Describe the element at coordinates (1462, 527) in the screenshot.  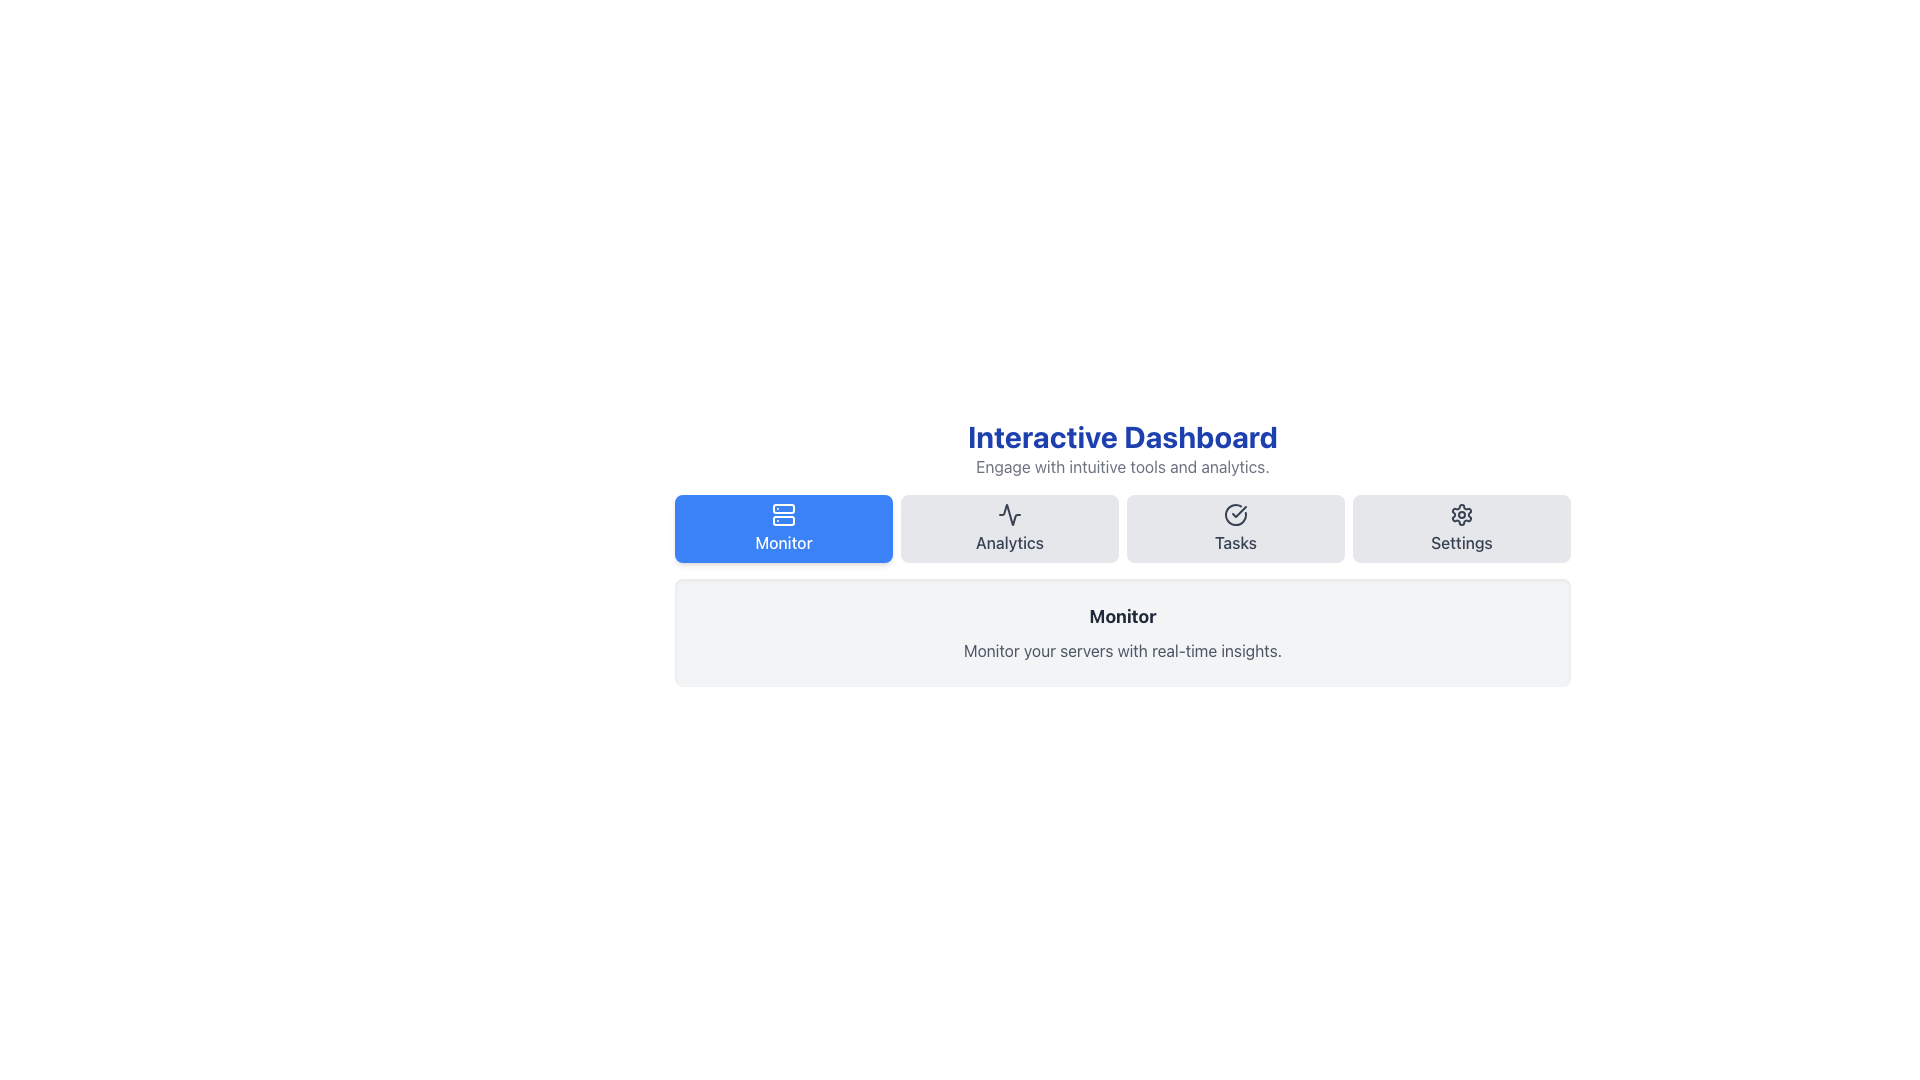
I see `the 'Settings' button, which is a rounded rectangular button with a light gray background and a gear icon, using keyboard navigation` at that location.